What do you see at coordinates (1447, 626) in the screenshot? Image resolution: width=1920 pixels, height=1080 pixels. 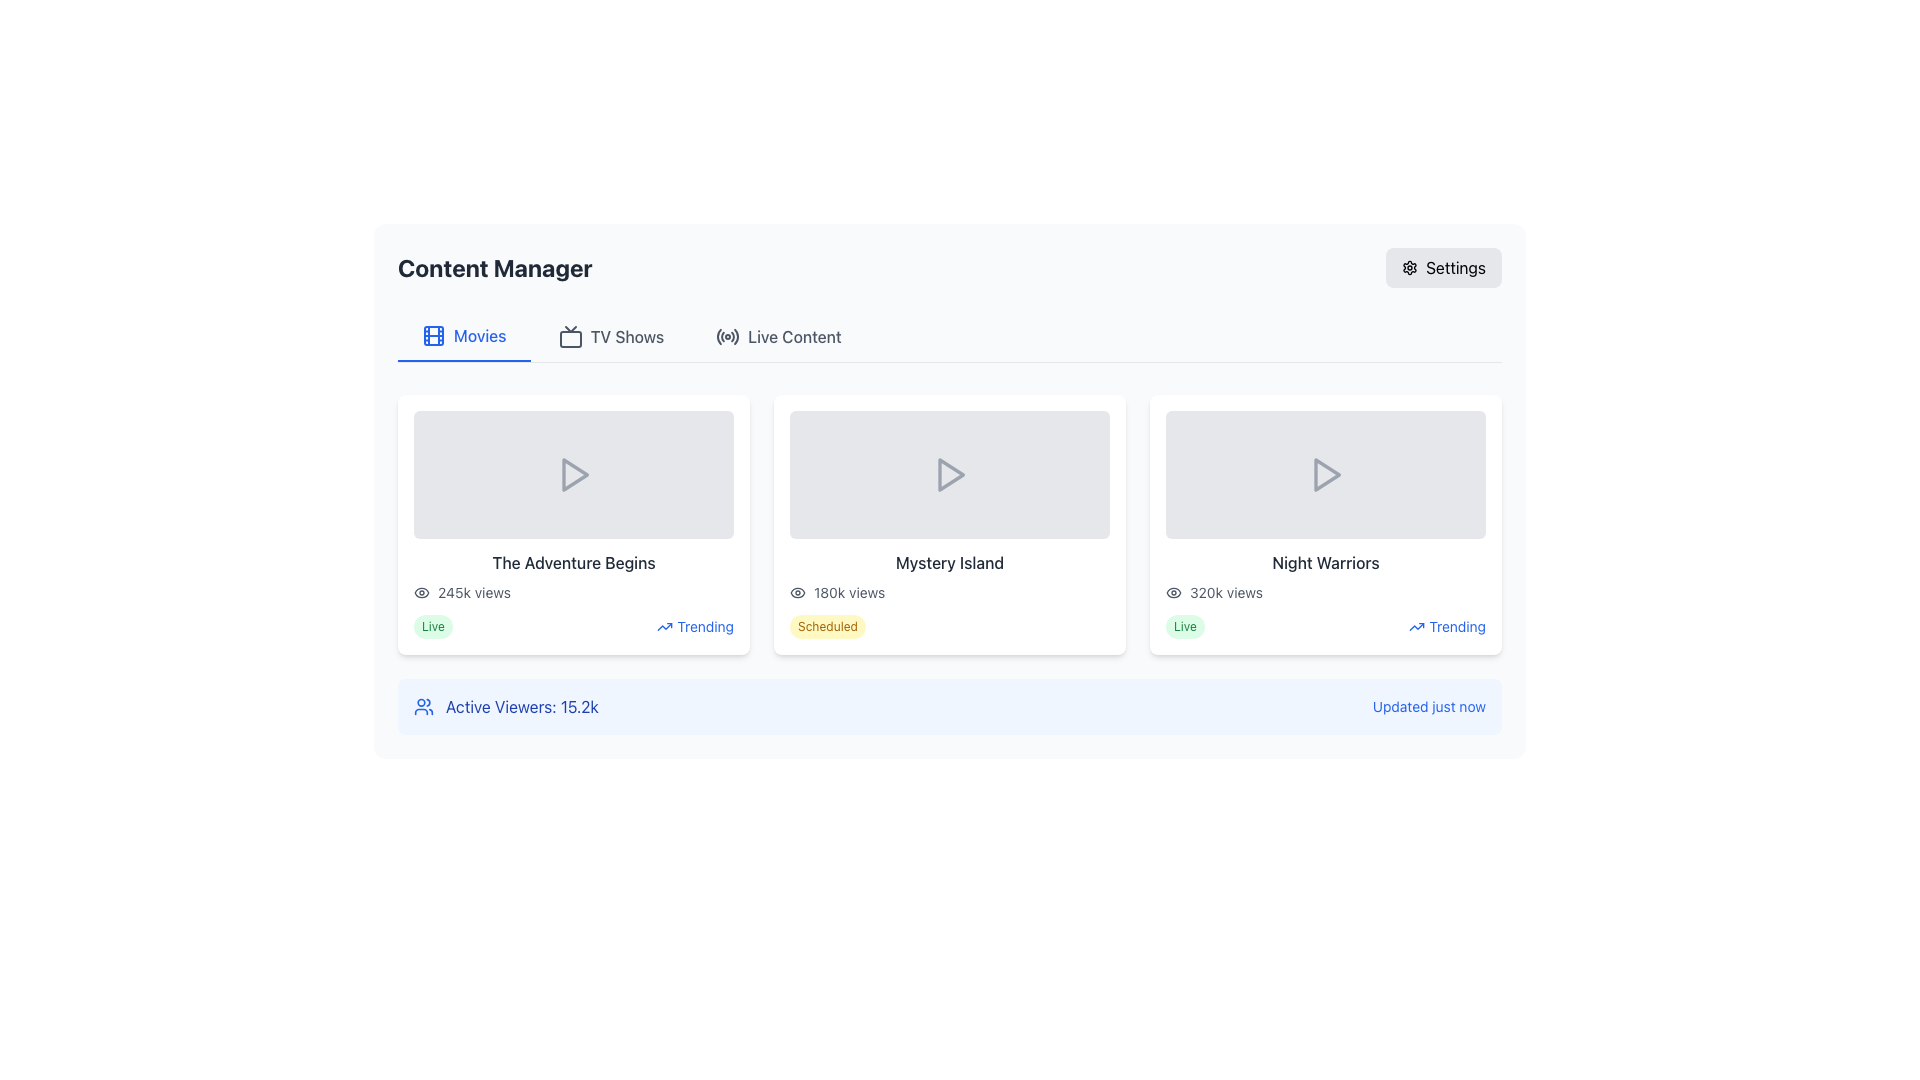 I see `the 'Trending' label styled in blue text with a small upward arrow icon located in the bottom-right corner of the 'Night Warriors' content card in the 'Content Manager' dashboard` at bounding box center [1447, 626].